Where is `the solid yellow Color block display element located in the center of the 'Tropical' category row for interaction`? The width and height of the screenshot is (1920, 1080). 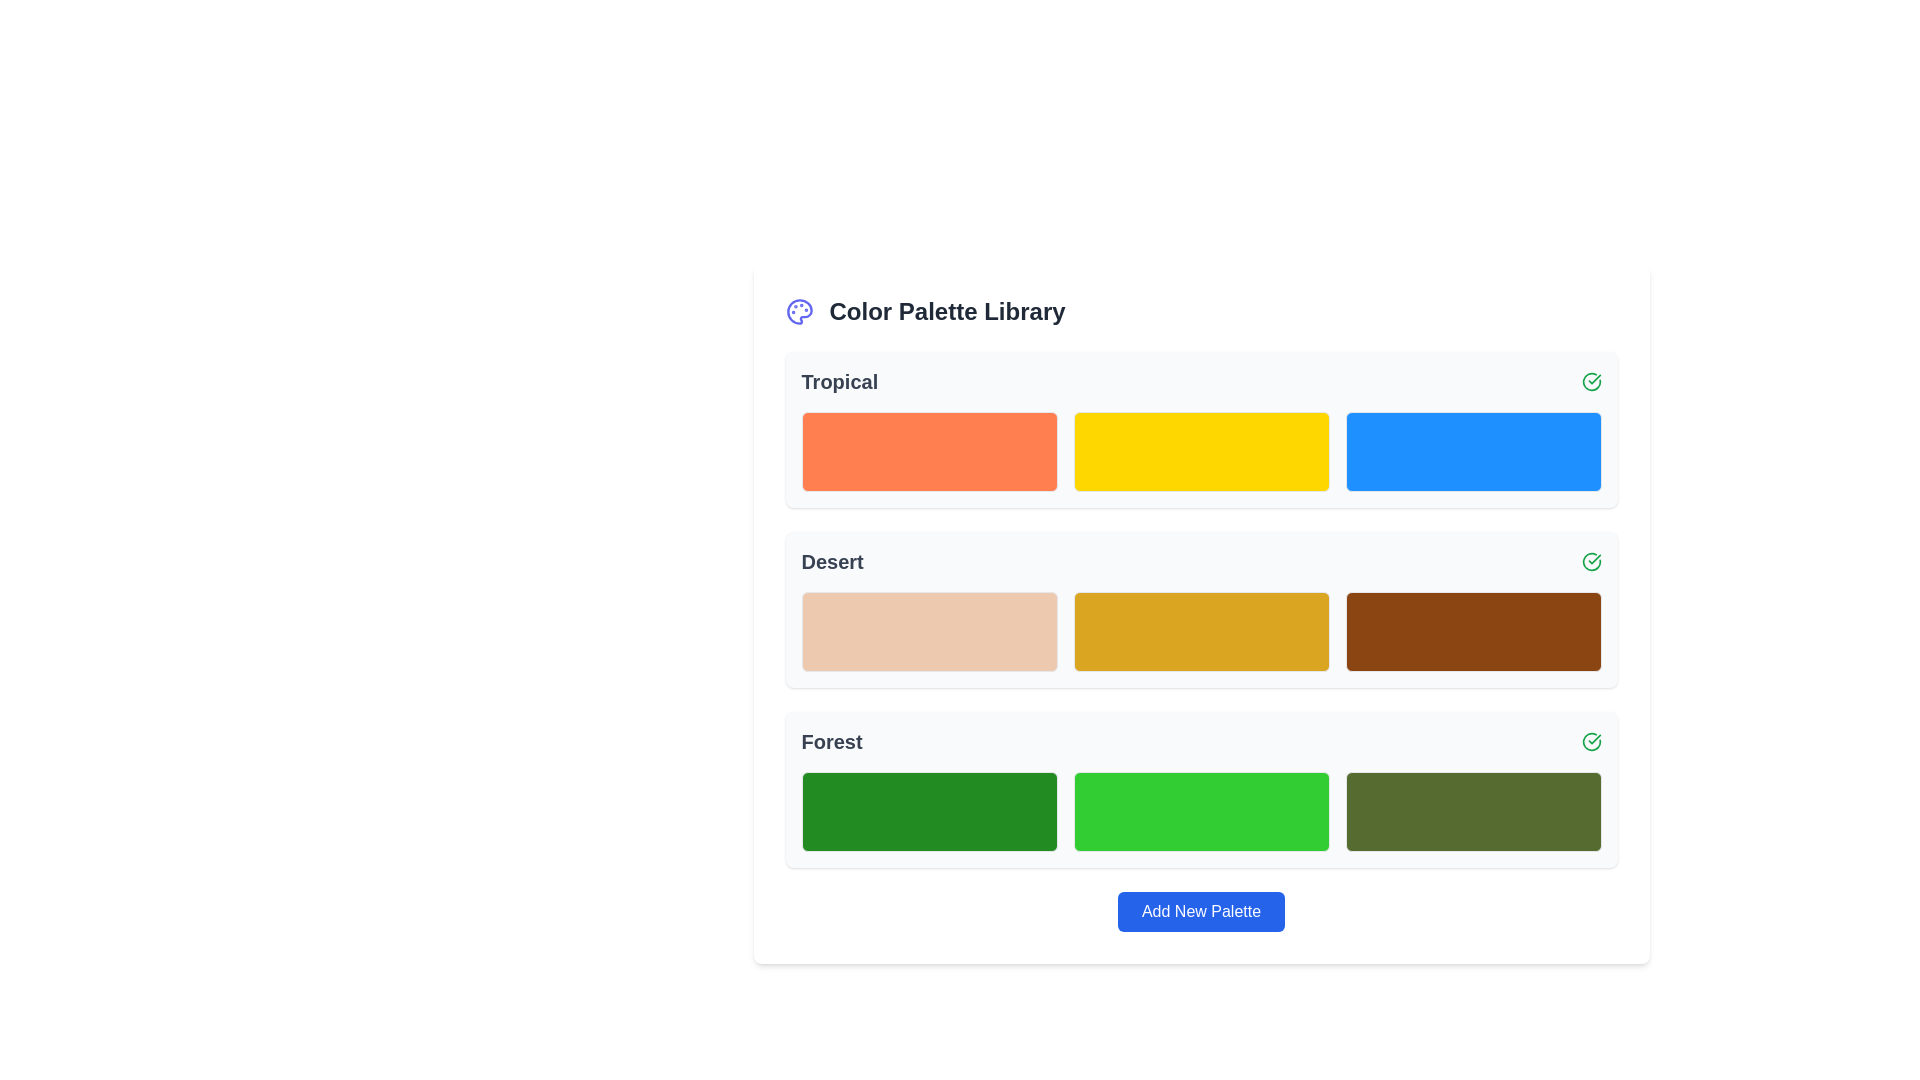 the solid yellow Color block display element located in the center of the 'Tropical' category row for interaction is located at coordinates (1200, 451).